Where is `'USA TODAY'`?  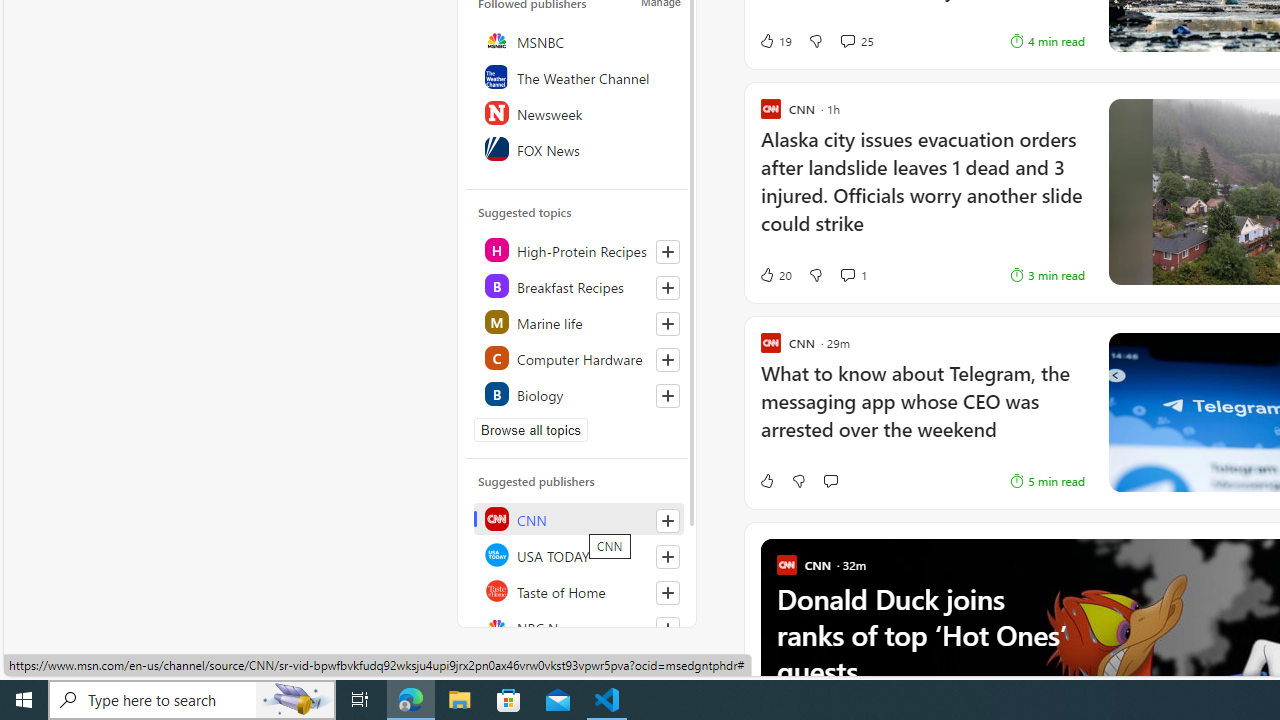 'USA TODAY' is located at coordinates (577, 555).